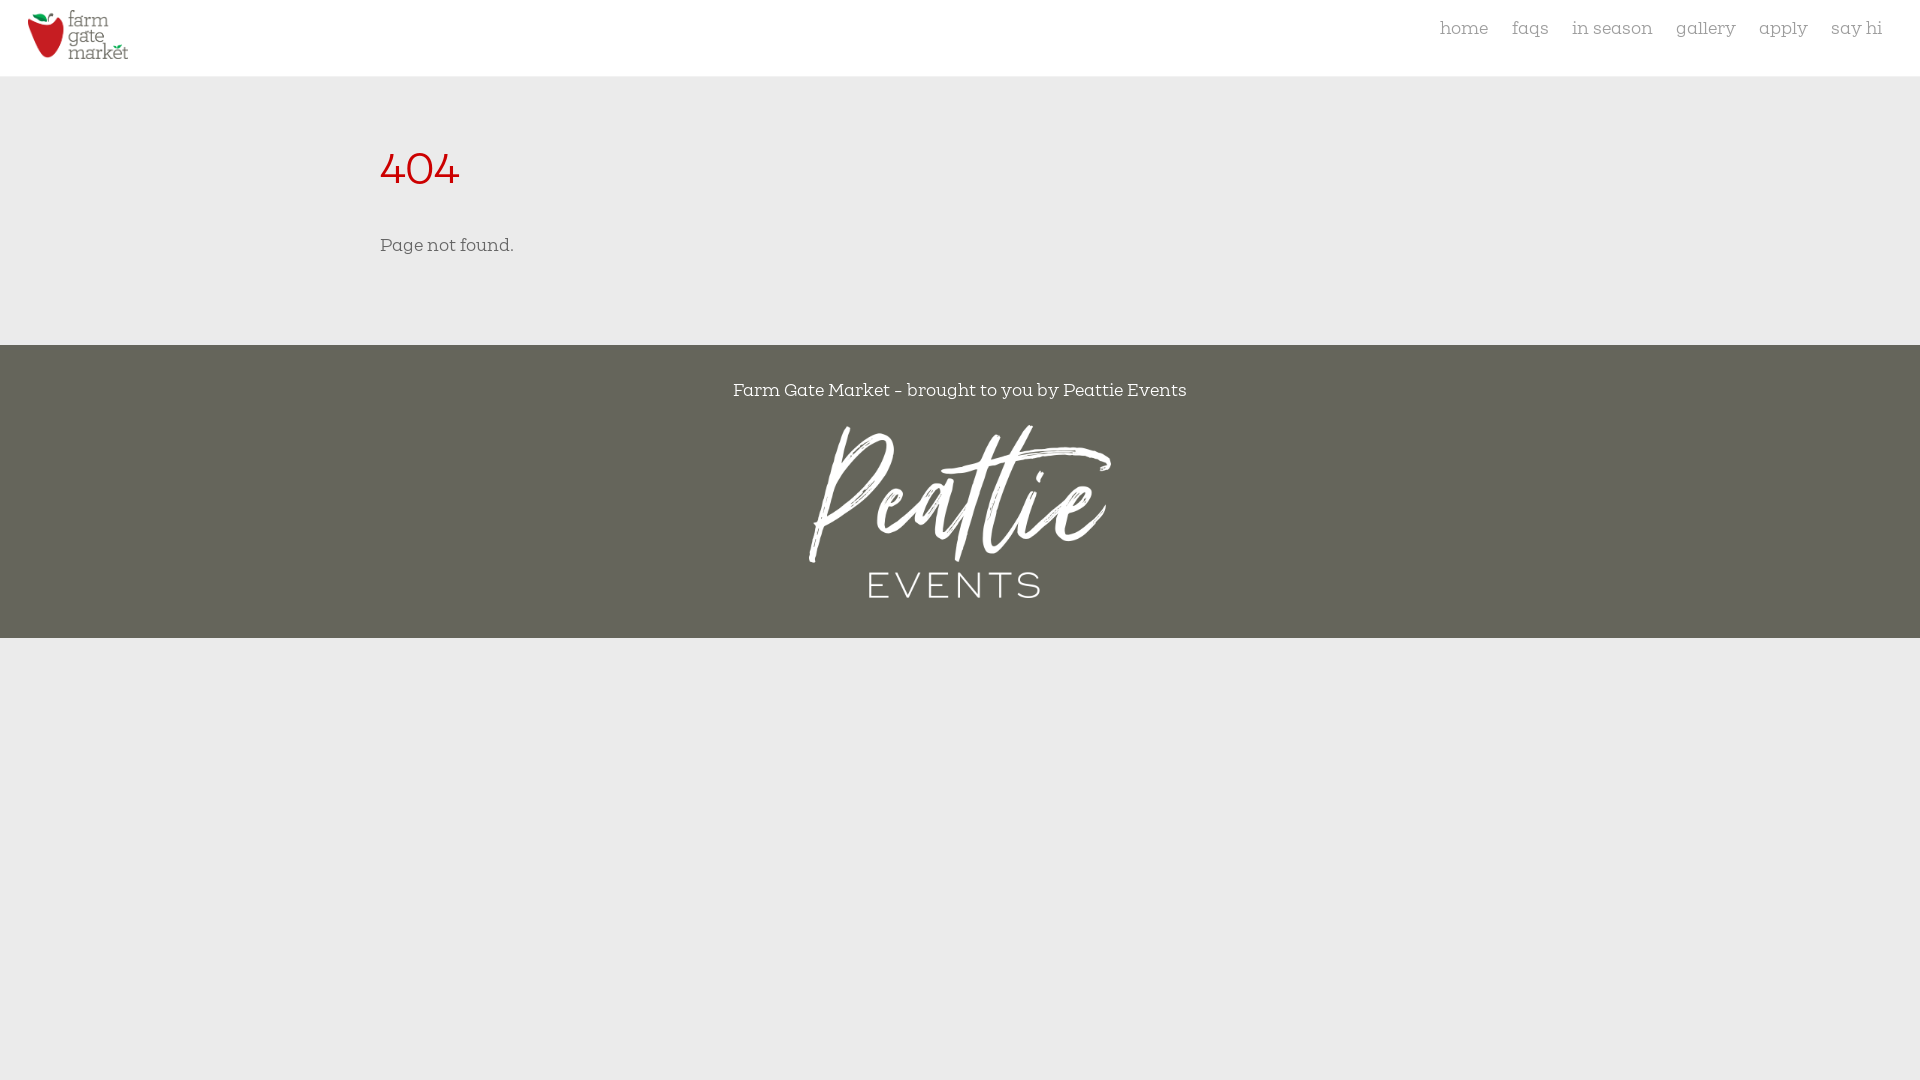 The image size is (1920, 1080). Describe the element at coordinates (1529, 27) in the screenshot. I see `'faqs'` at that location.